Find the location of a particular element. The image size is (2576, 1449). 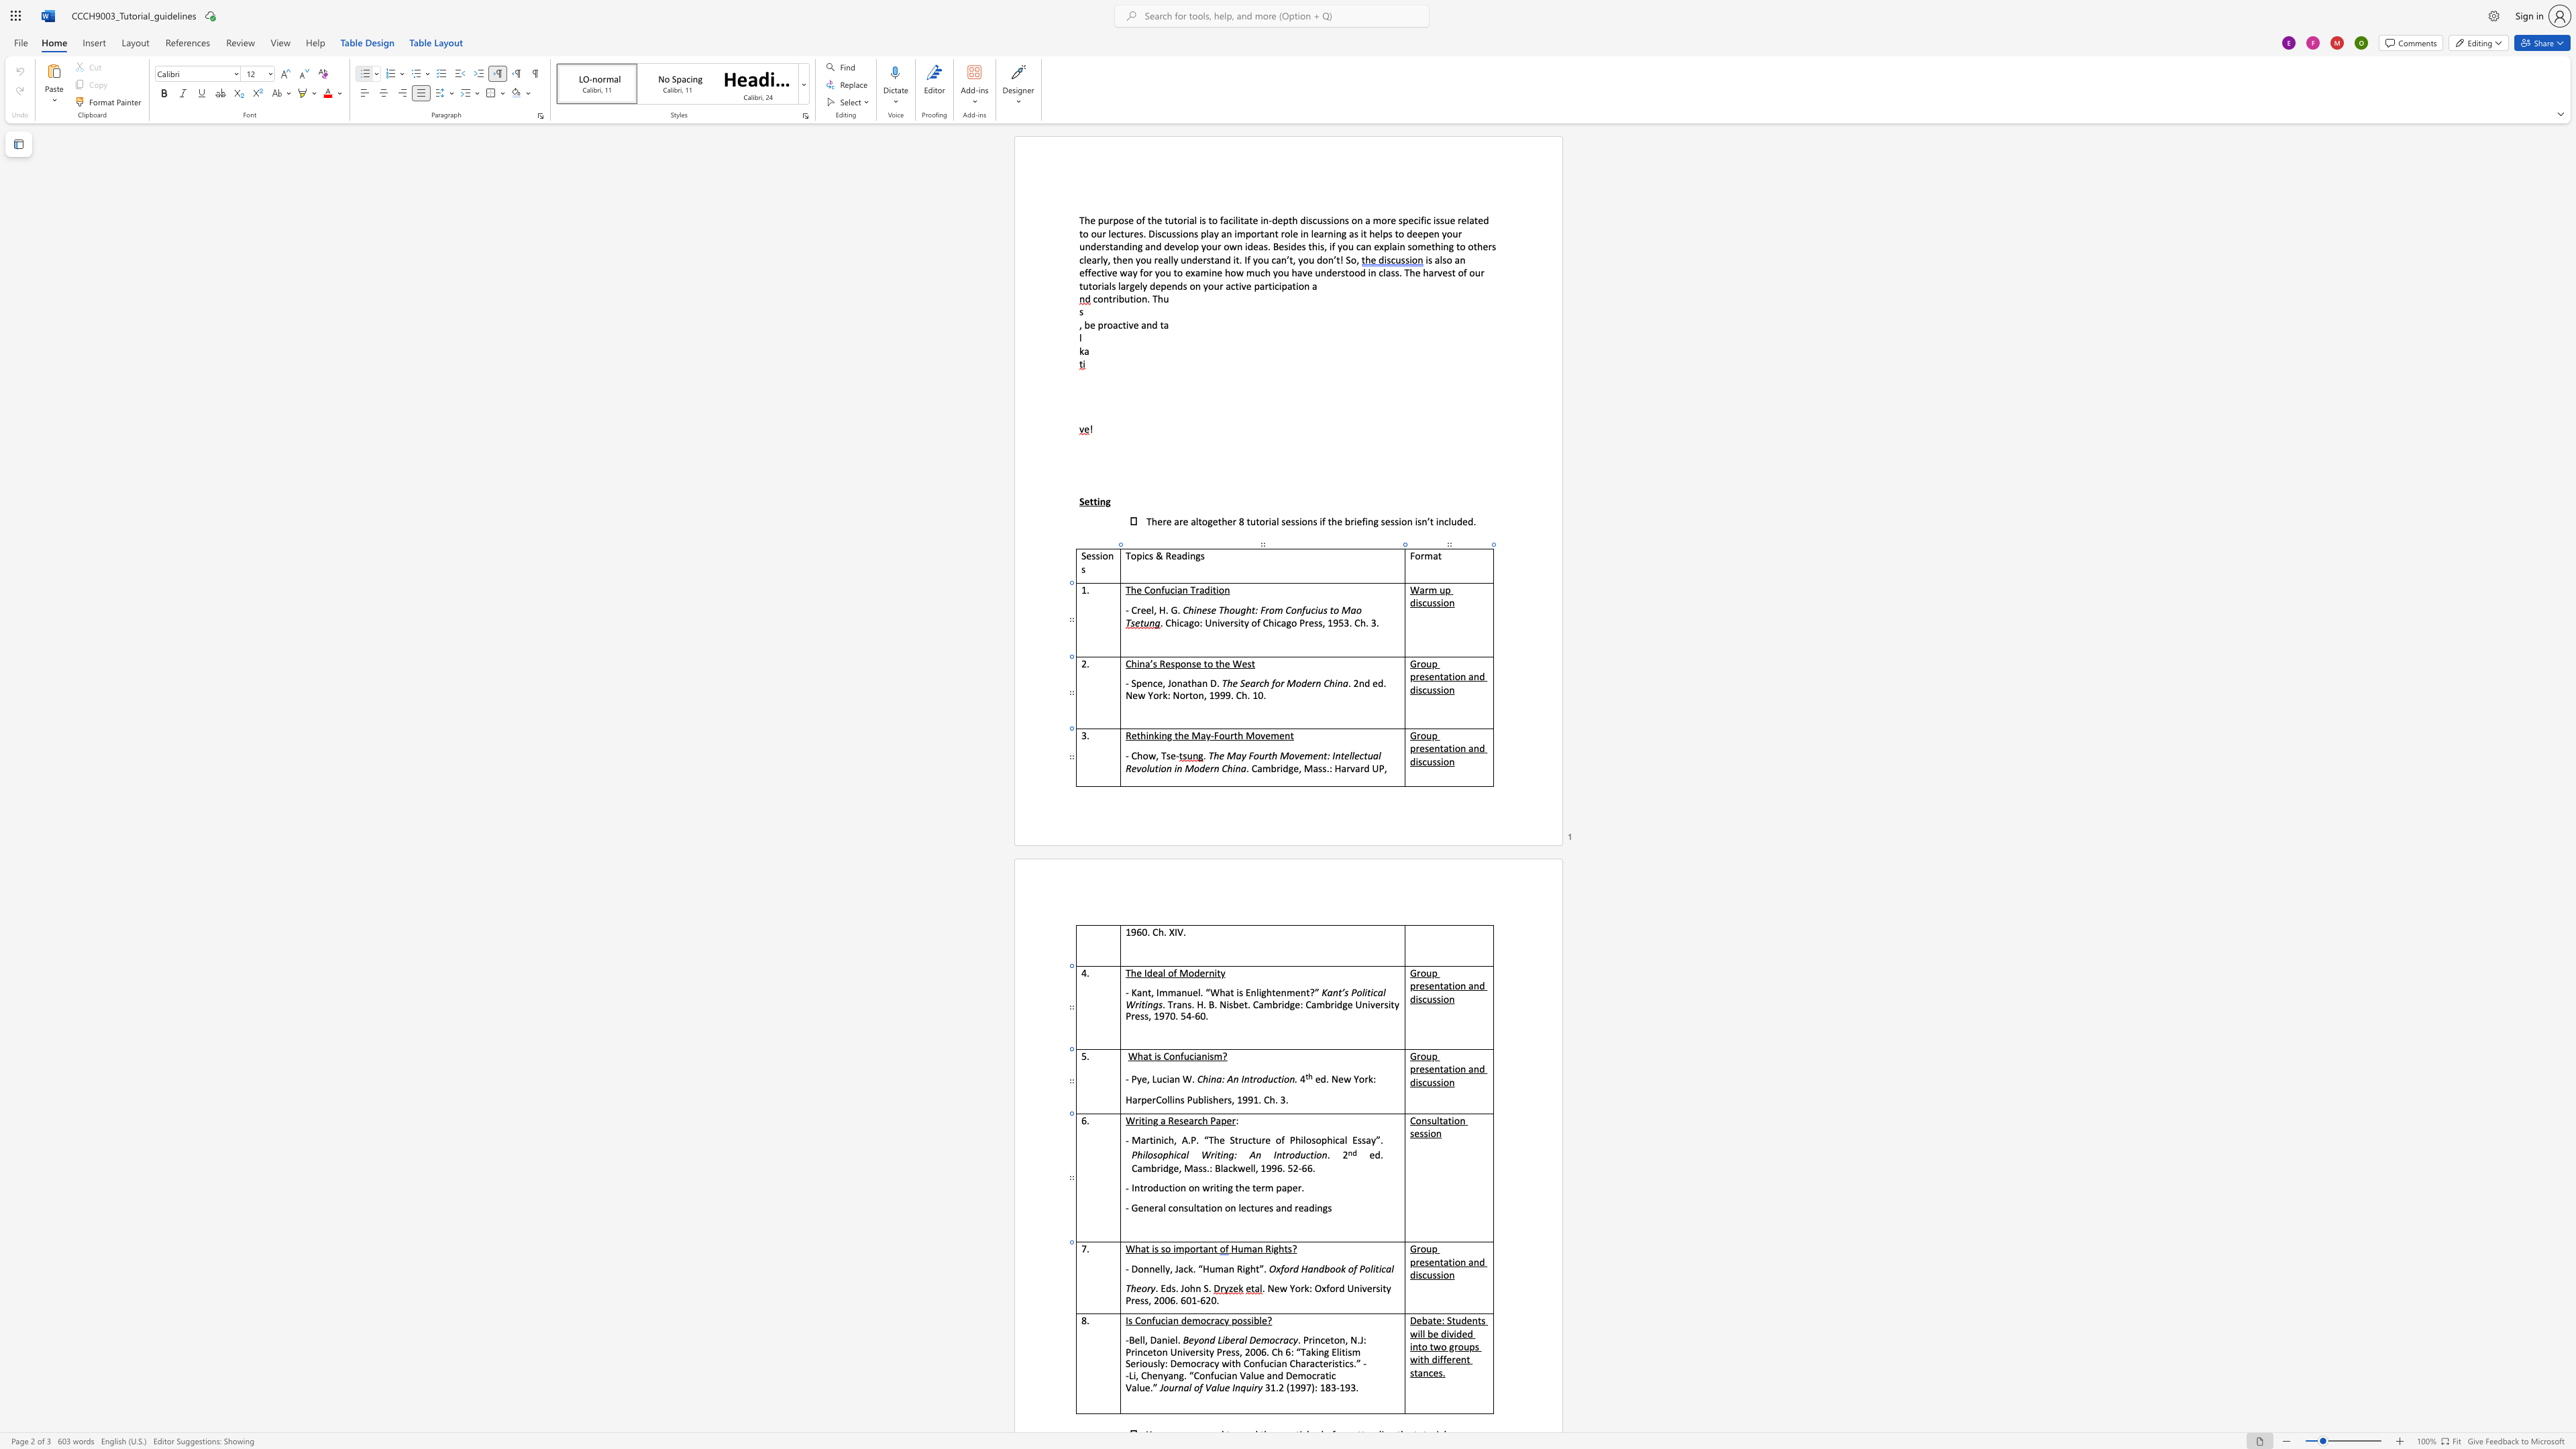

the space between the continuous character "n" and "t" in the text is located at coordinates (1212, 1248).